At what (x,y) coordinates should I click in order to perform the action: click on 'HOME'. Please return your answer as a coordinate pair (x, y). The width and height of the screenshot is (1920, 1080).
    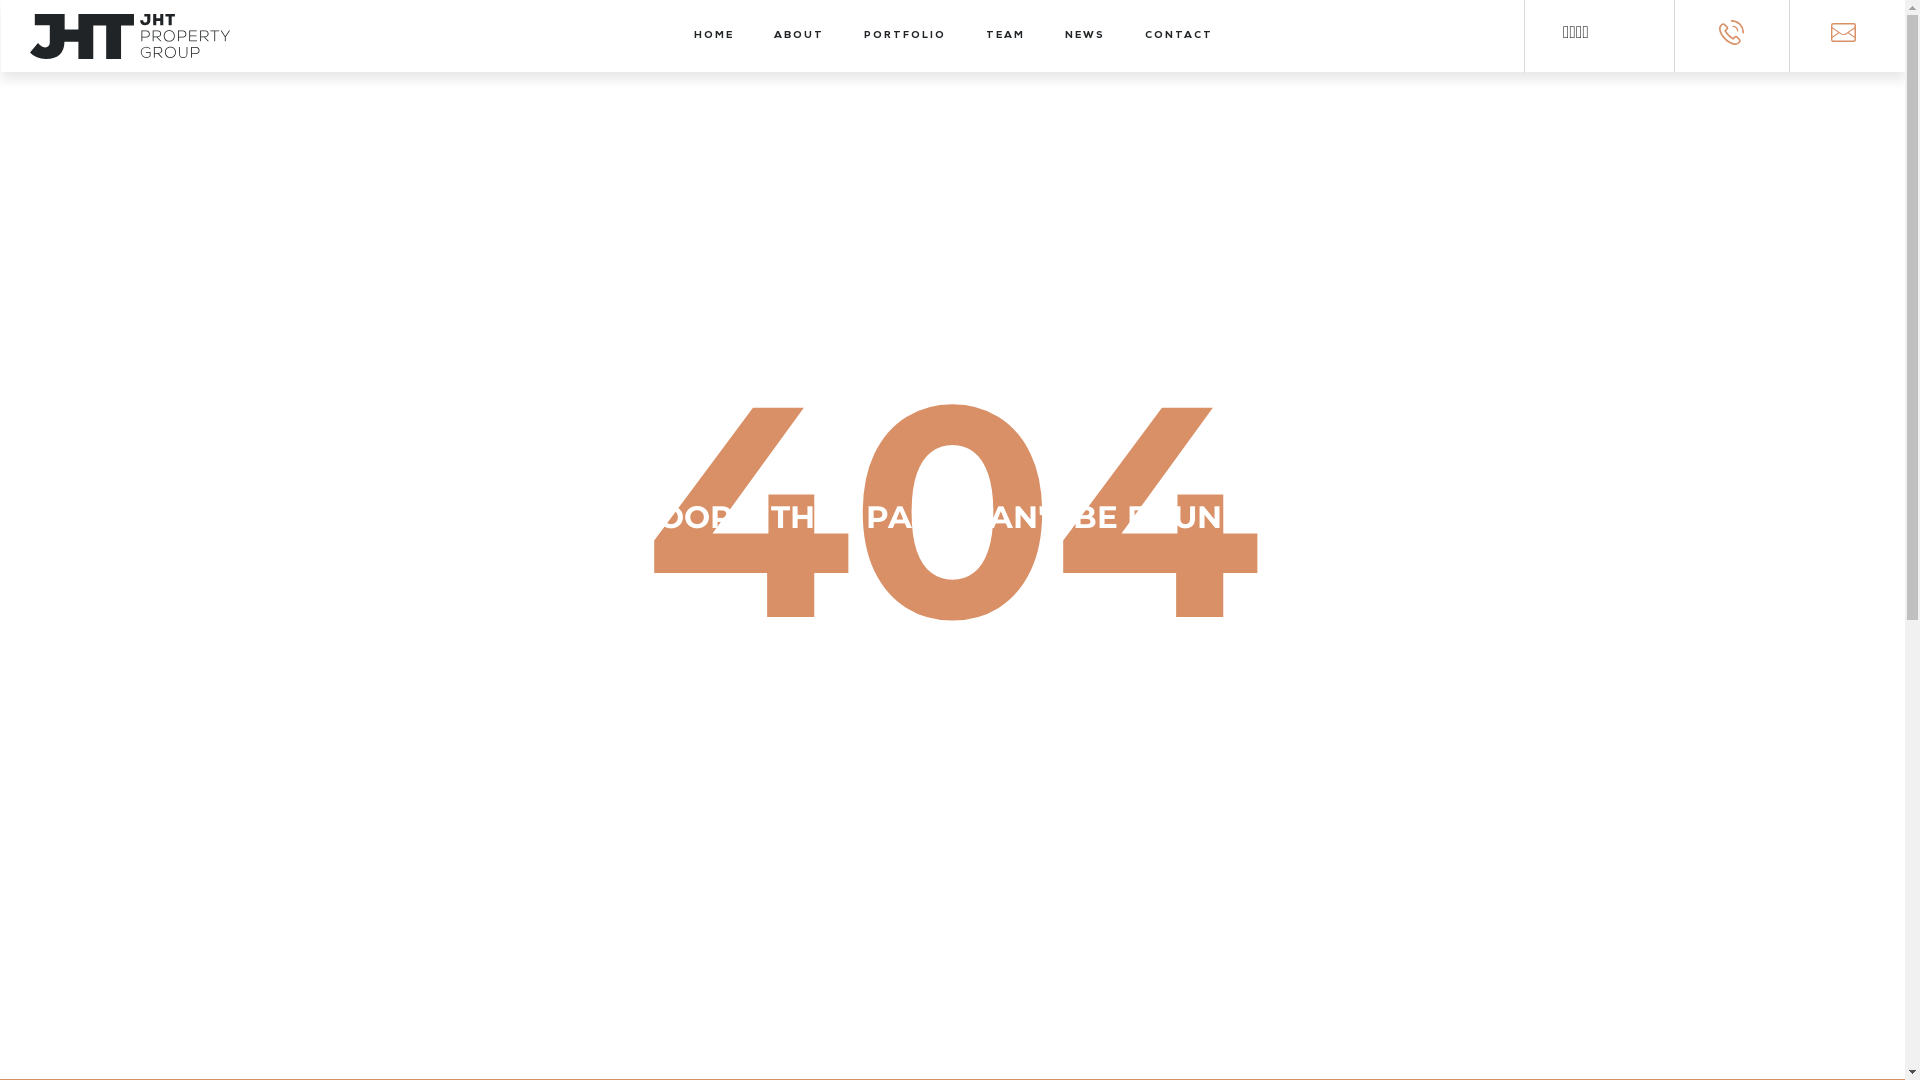
    Looking at the image, I should click on (714, 35).